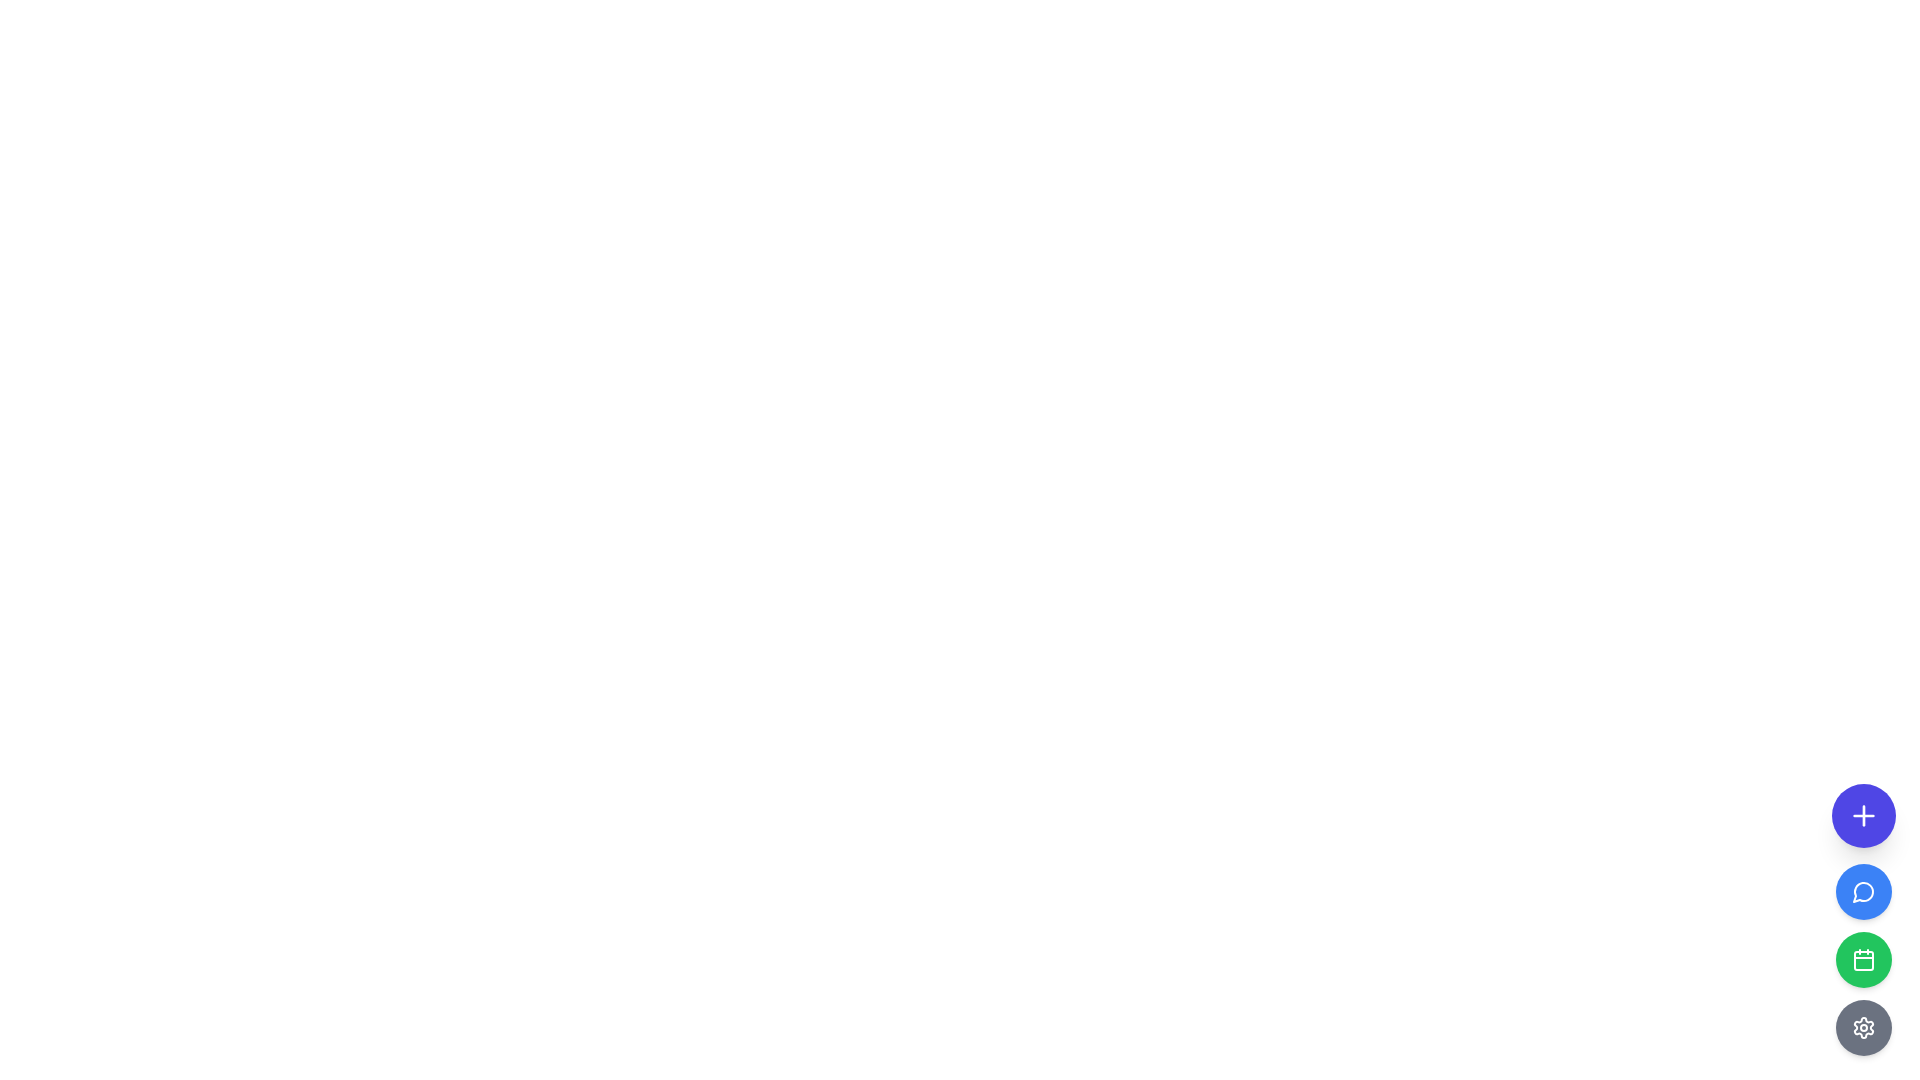 Image resolution: width=1920 pixels, height=1080 pixels. Describe the element at coordinates (1862, 959) in the screenshot. I see `the green circular button with a calendar icon, which is the third button in a vertical stack` at that location.